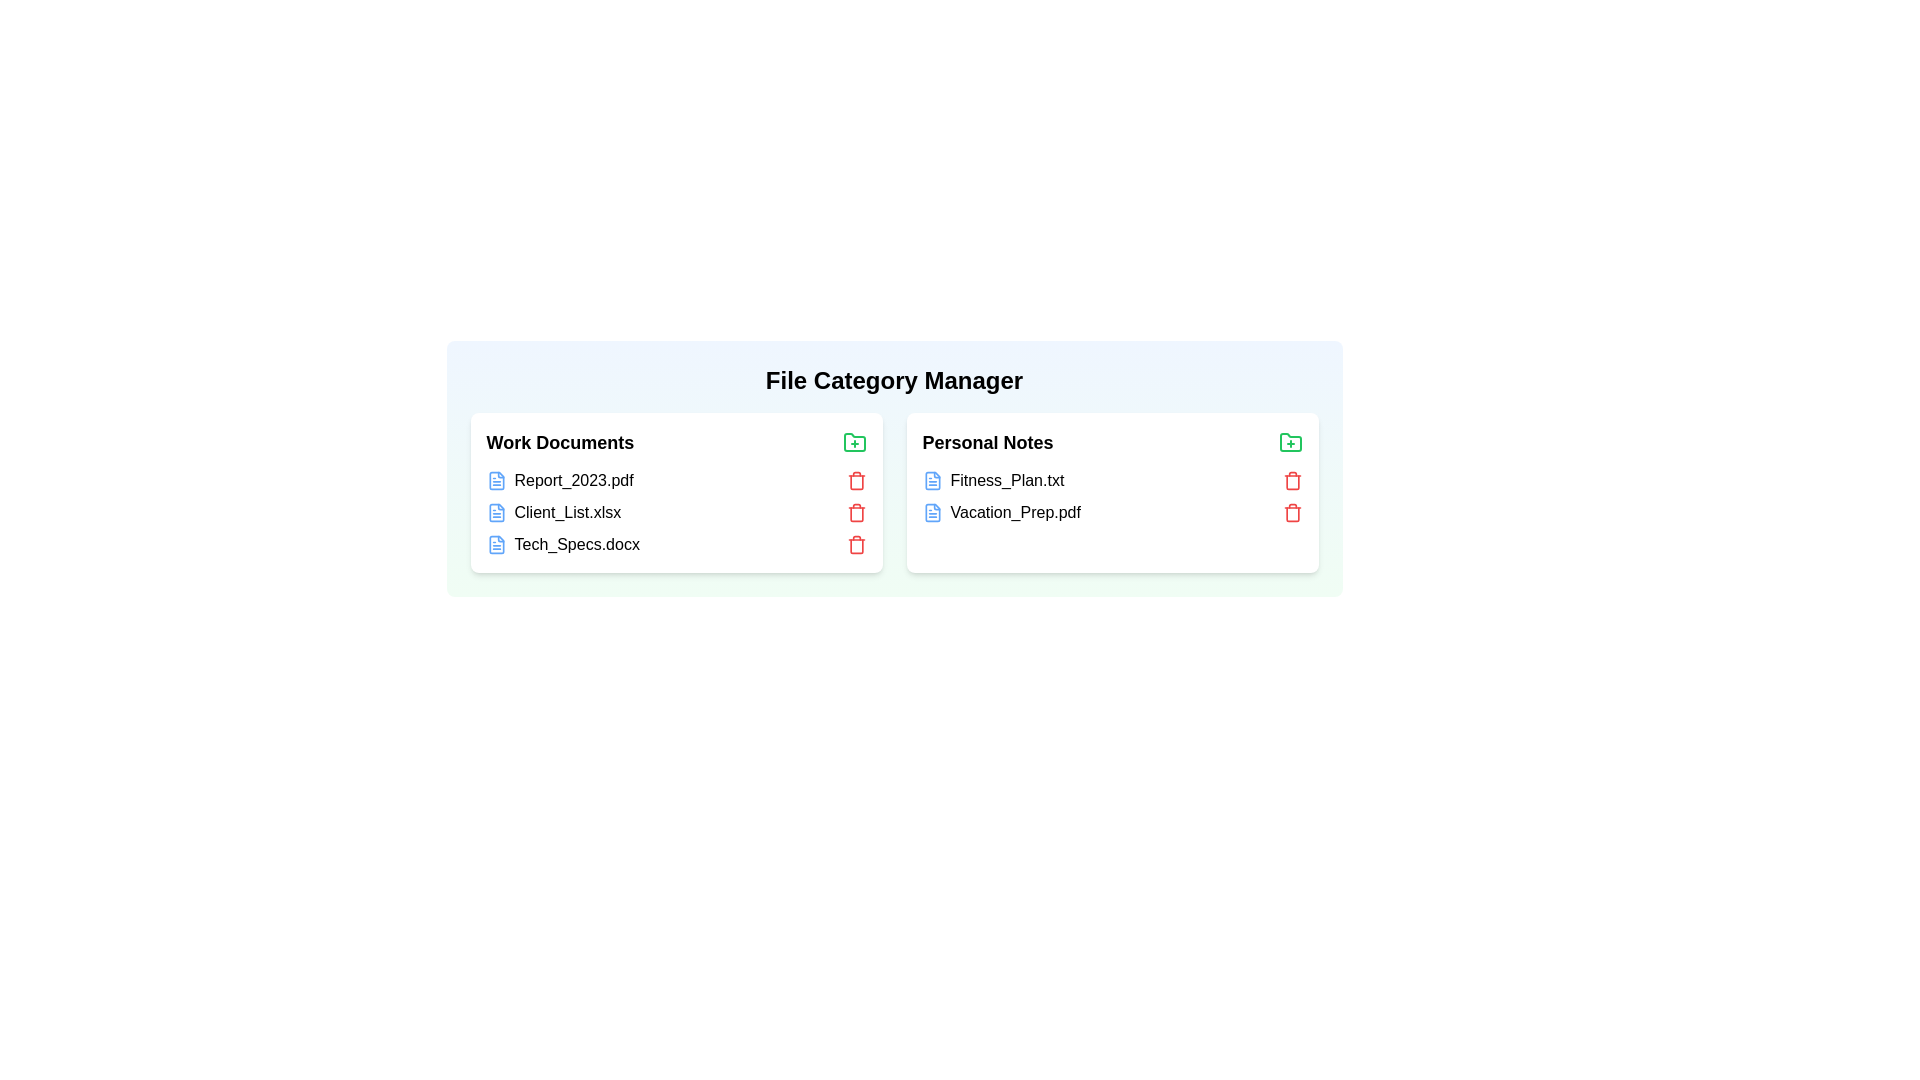  What do you see at coordinates (1290, 442) in the screenshot?
I see `'Add File' button for the category 'Personal Notes'` at bounding box center [1290, 442].